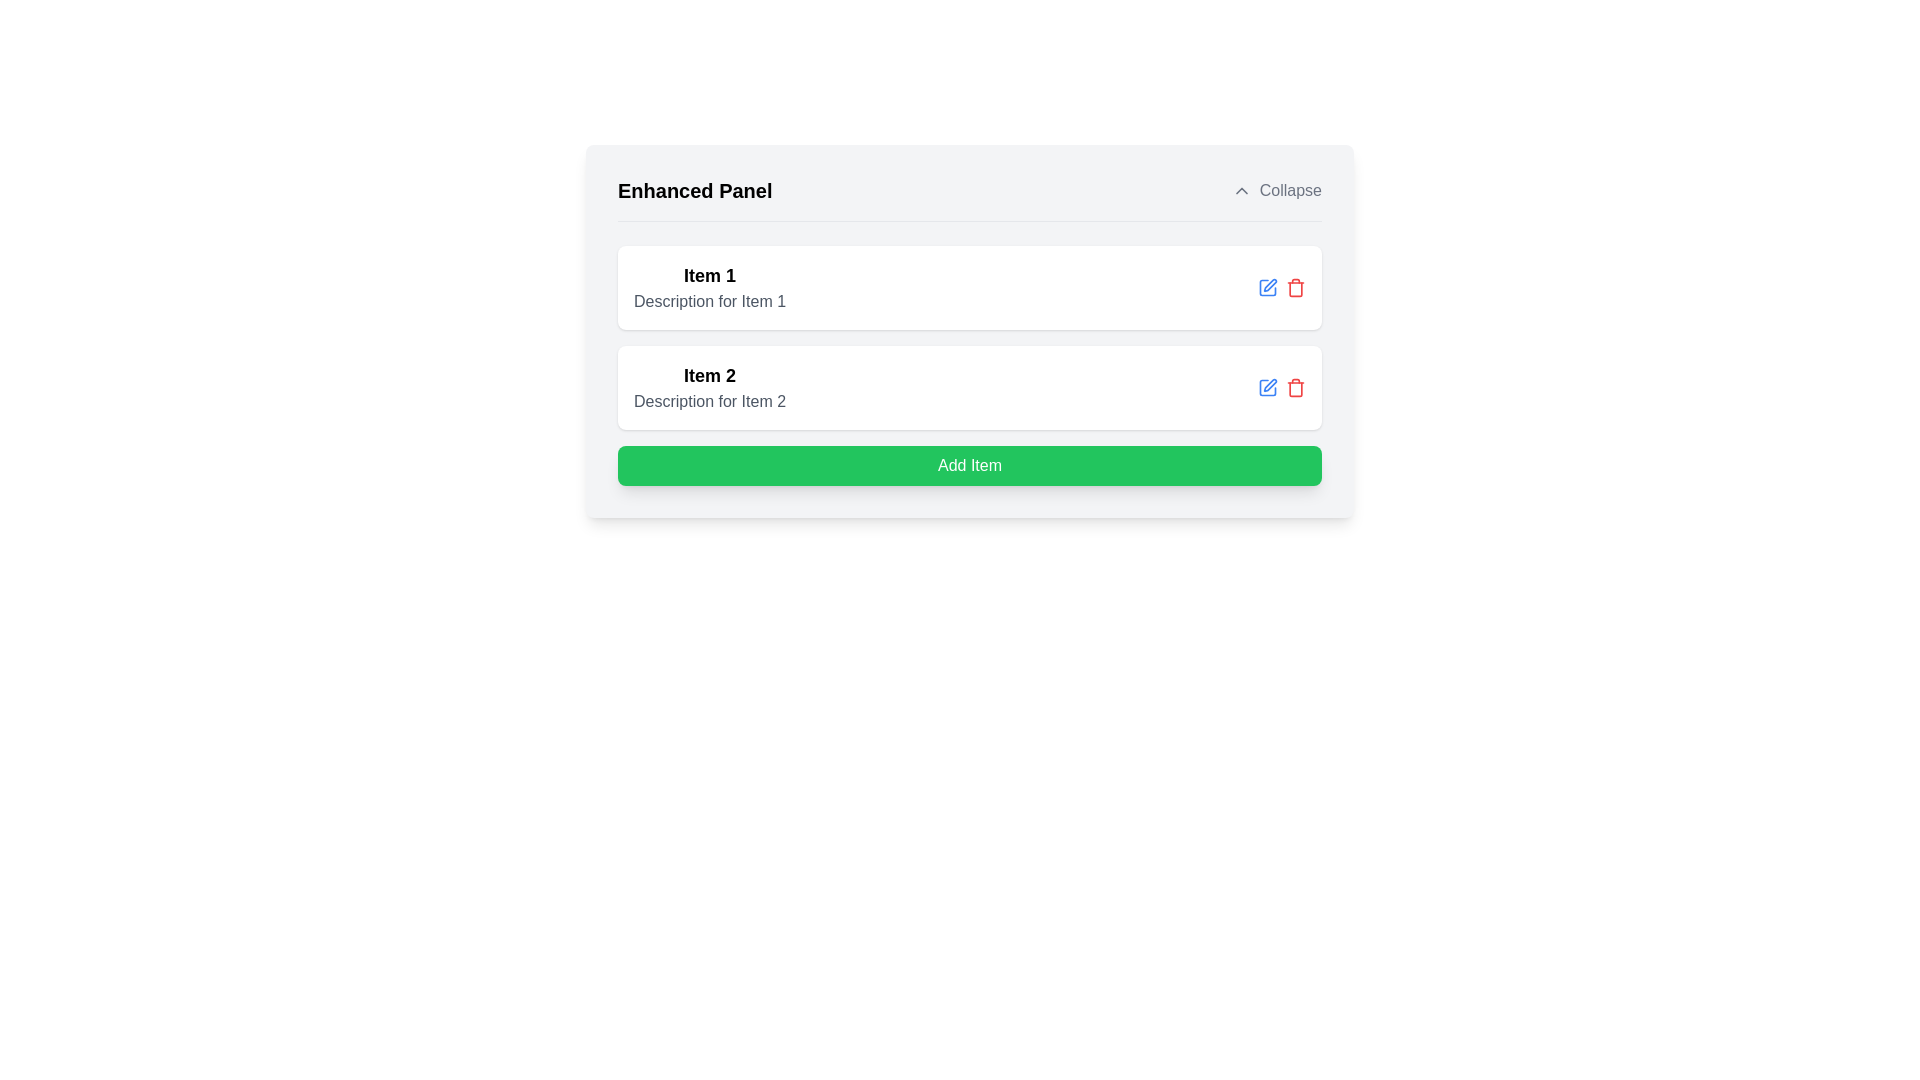  I want to click on title 'Item 2' and its description from the text display that is the second item in the 'Enhanced Panel' list, so click(710, 388).